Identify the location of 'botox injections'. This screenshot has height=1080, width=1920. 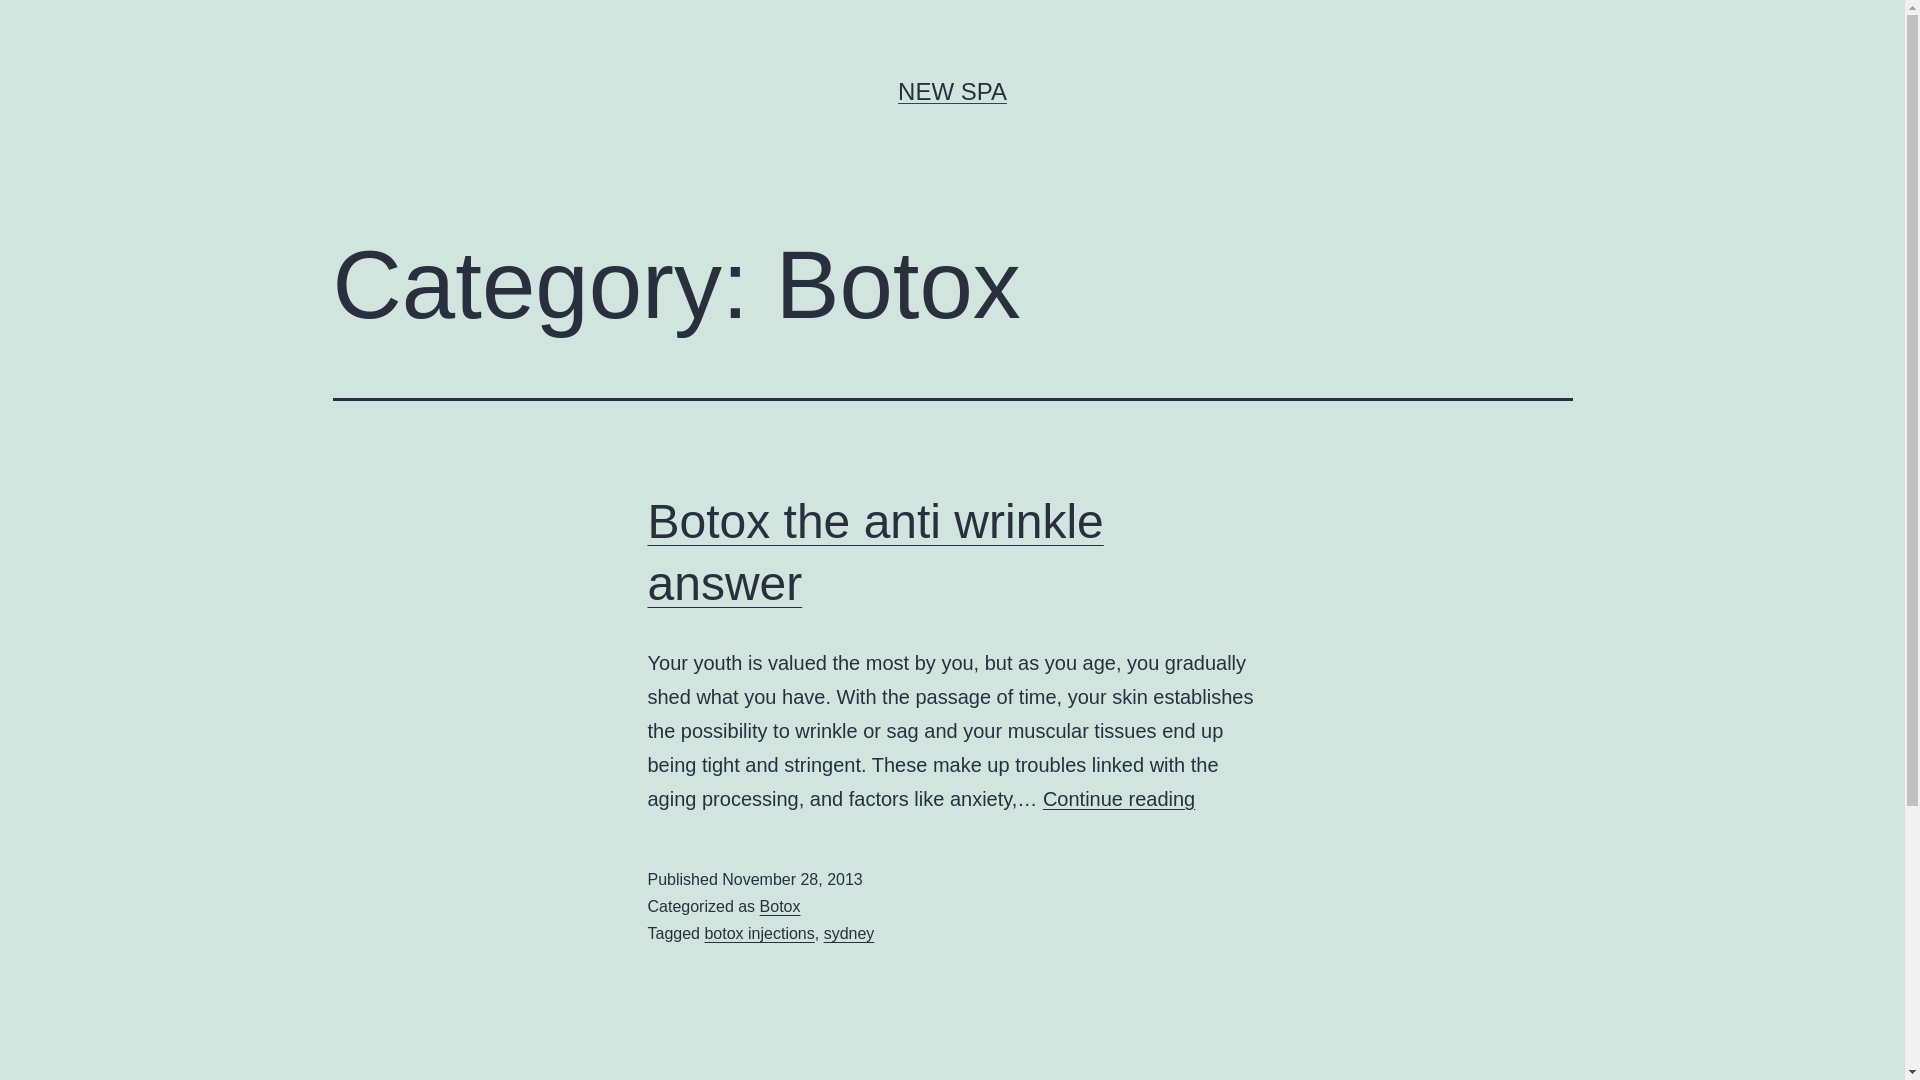
(704, 933).